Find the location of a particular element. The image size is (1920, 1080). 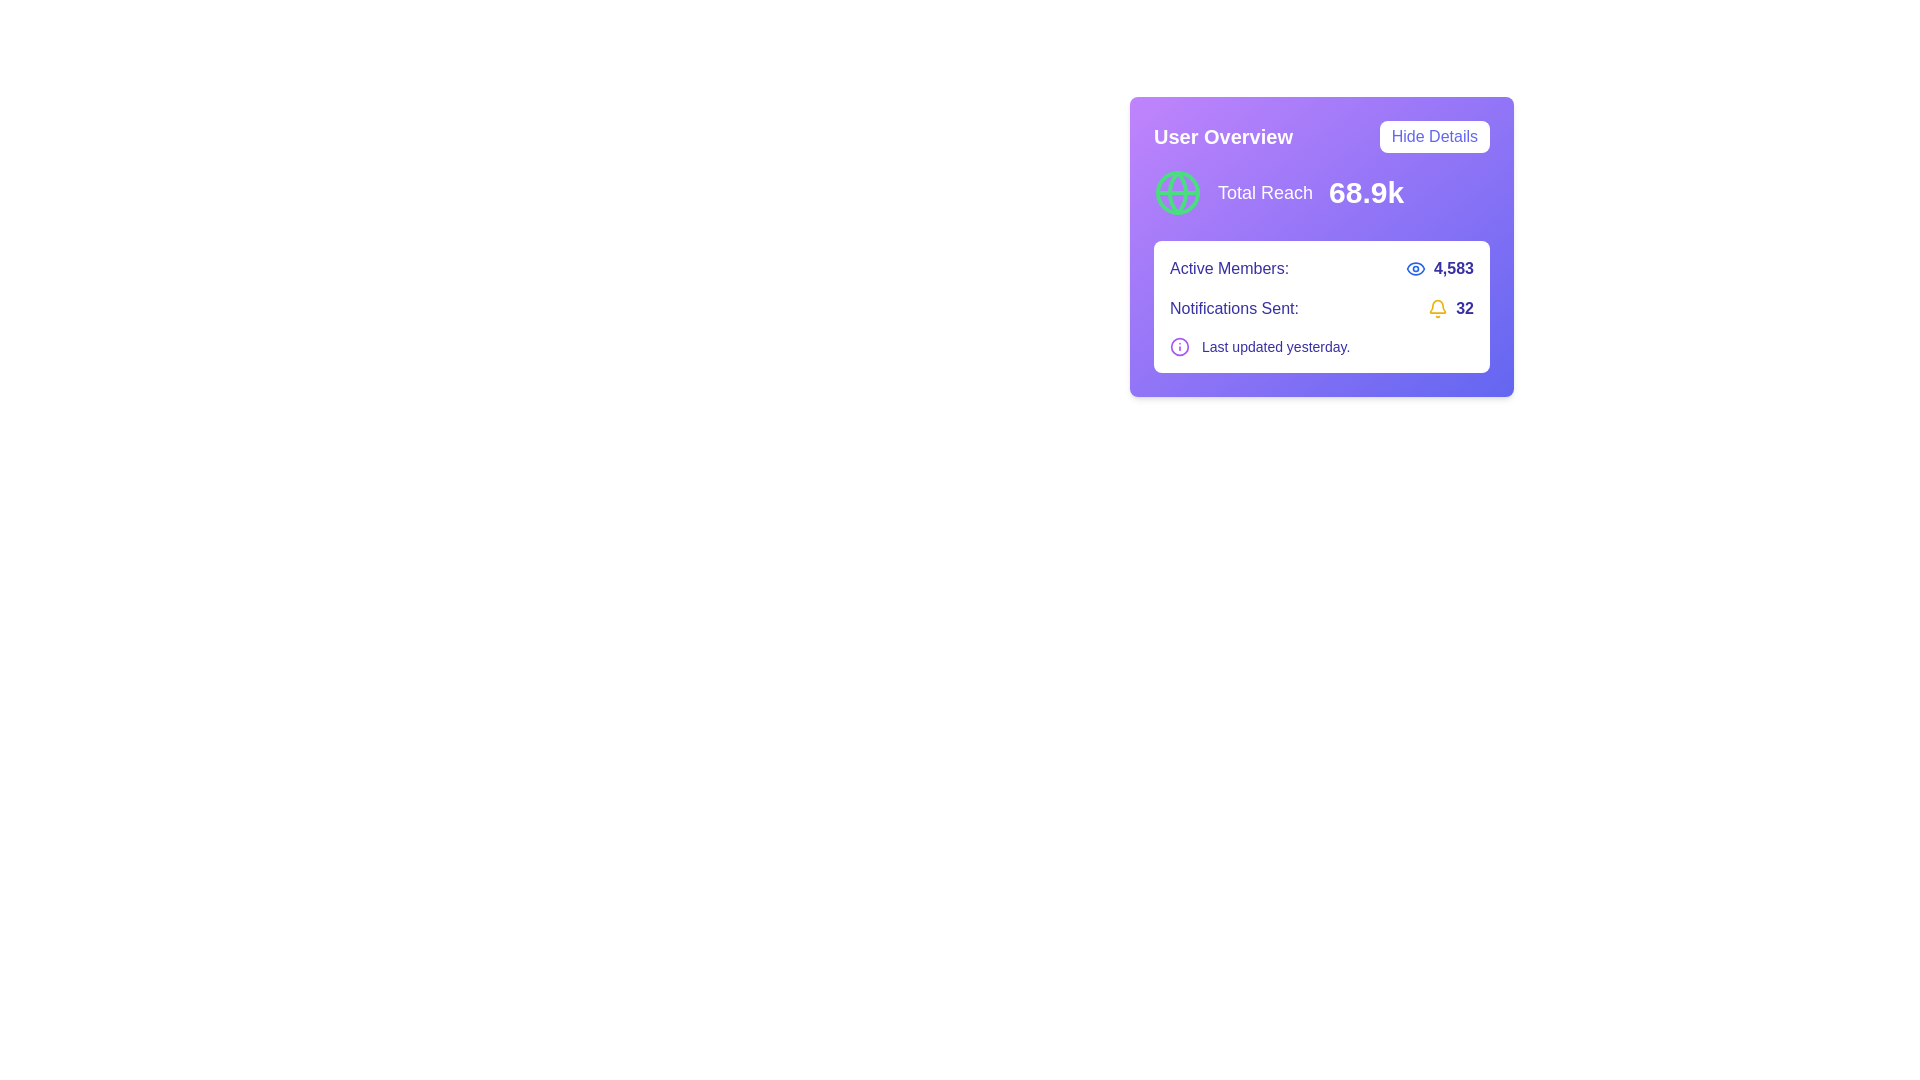

the informational icon located to the left of the text 'Last updated yesterday.' within the purple card labeled 'User Overview' is located at coordinates (1180, 346).